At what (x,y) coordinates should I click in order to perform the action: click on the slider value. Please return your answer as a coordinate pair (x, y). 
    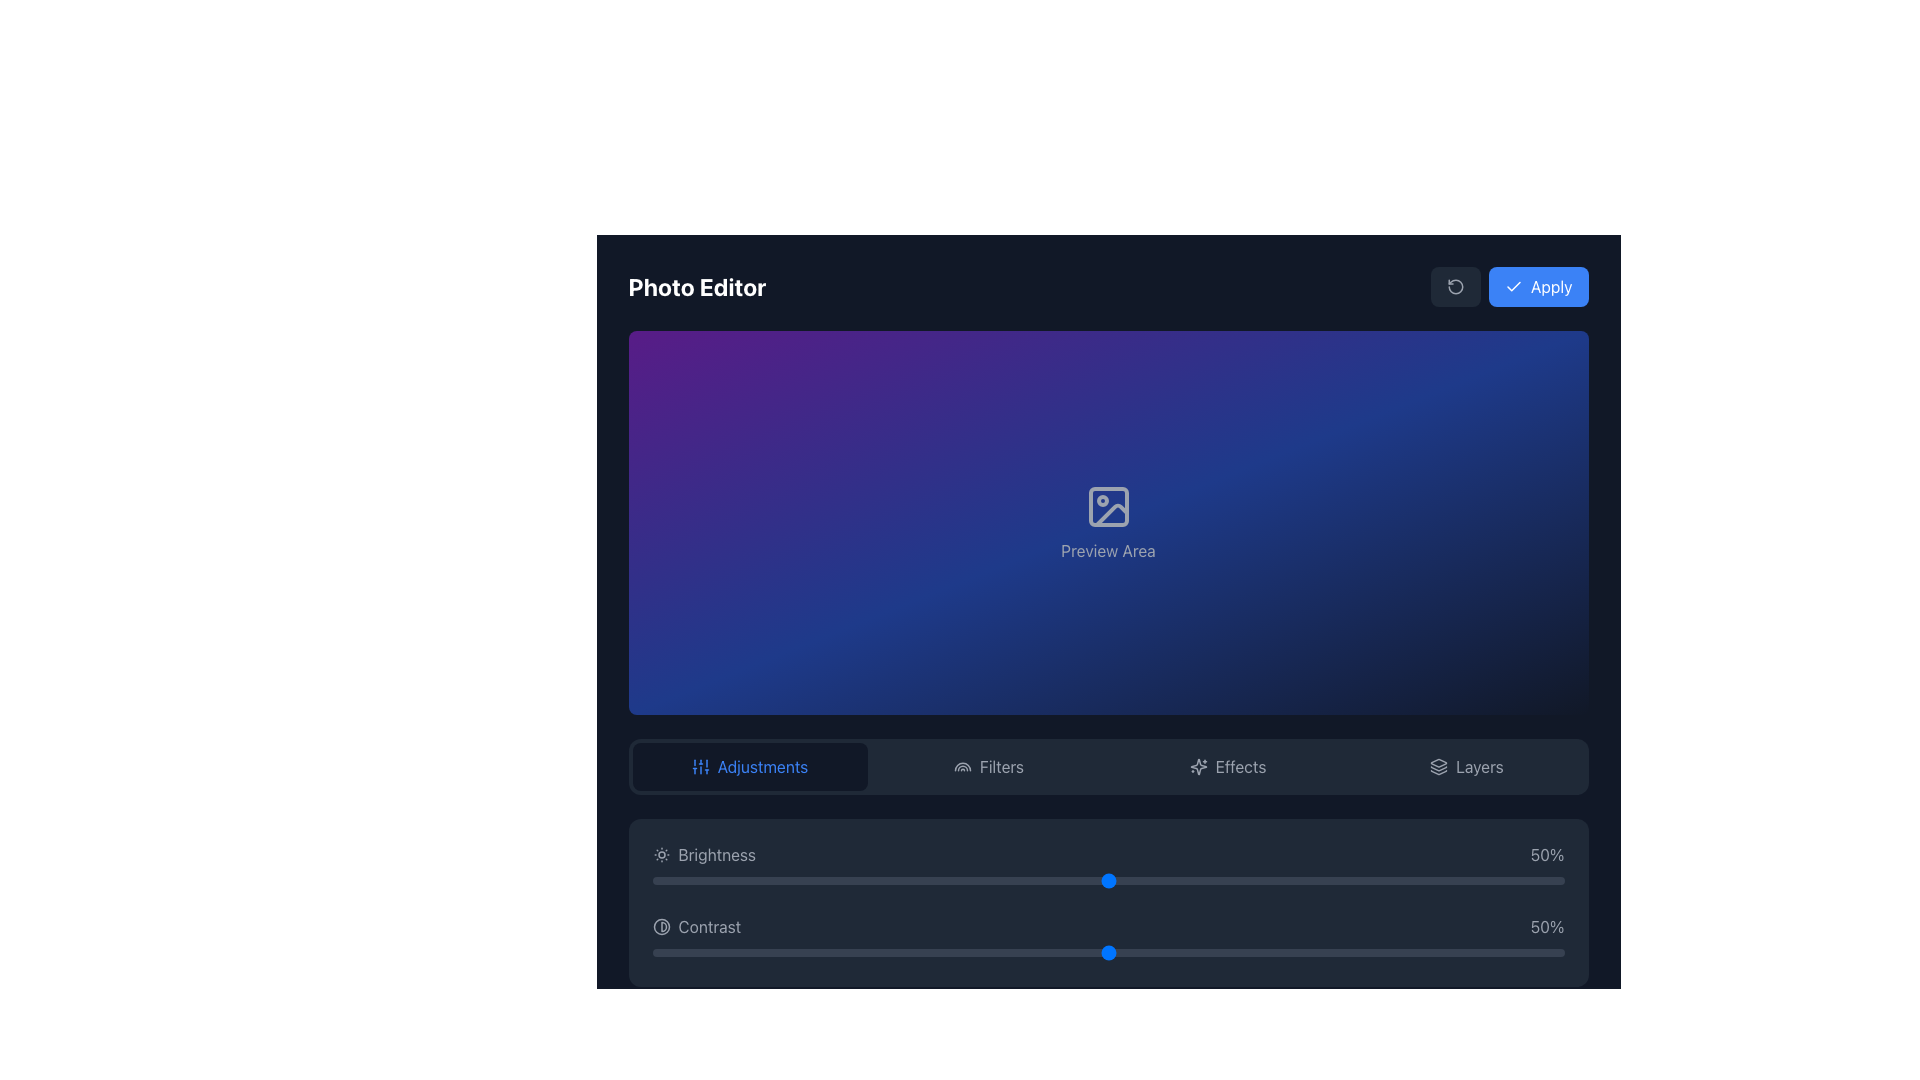
    Looking at the image, I should click on (934, 879).